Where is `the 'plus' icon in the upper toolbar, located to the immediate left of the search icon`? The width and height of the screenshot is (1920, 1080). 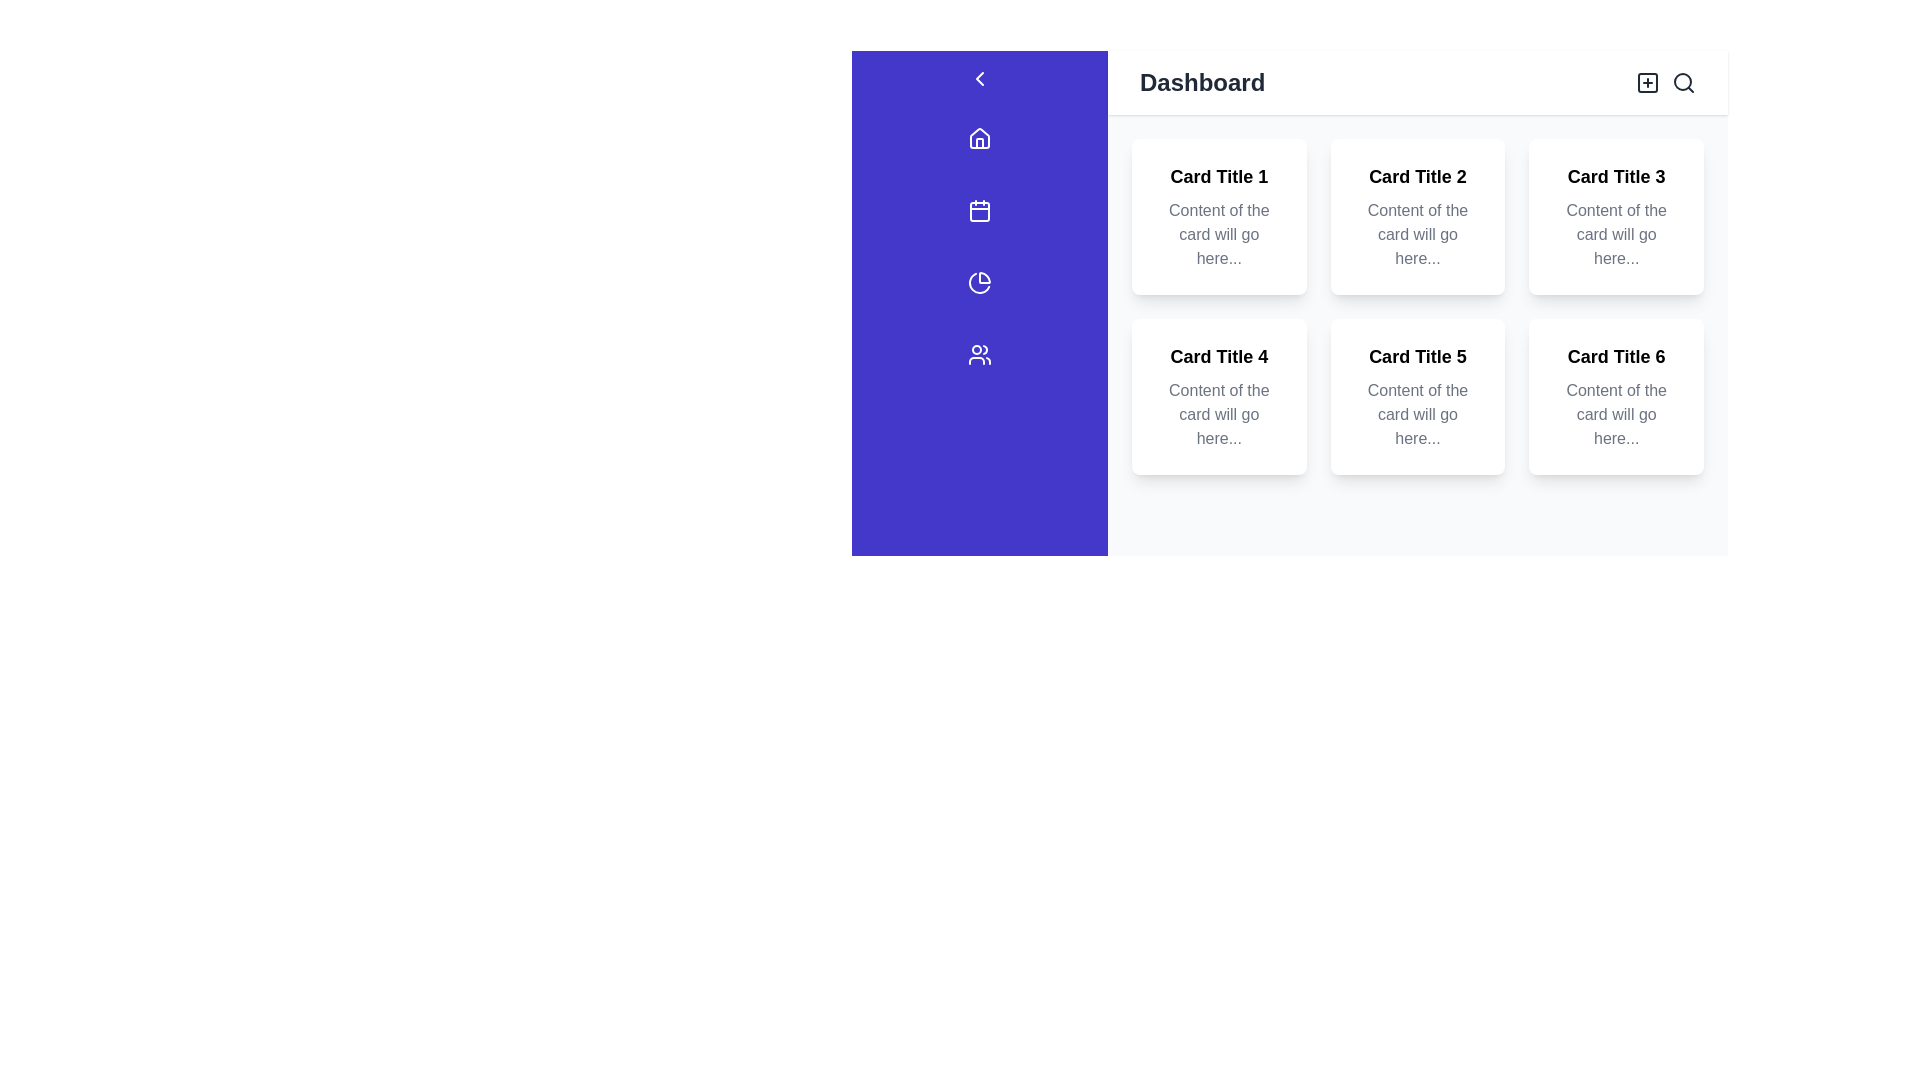 the 'plus' icon in the upper toolbar, located to the immediate left of the search icon is located at coordinates (1647, 82).